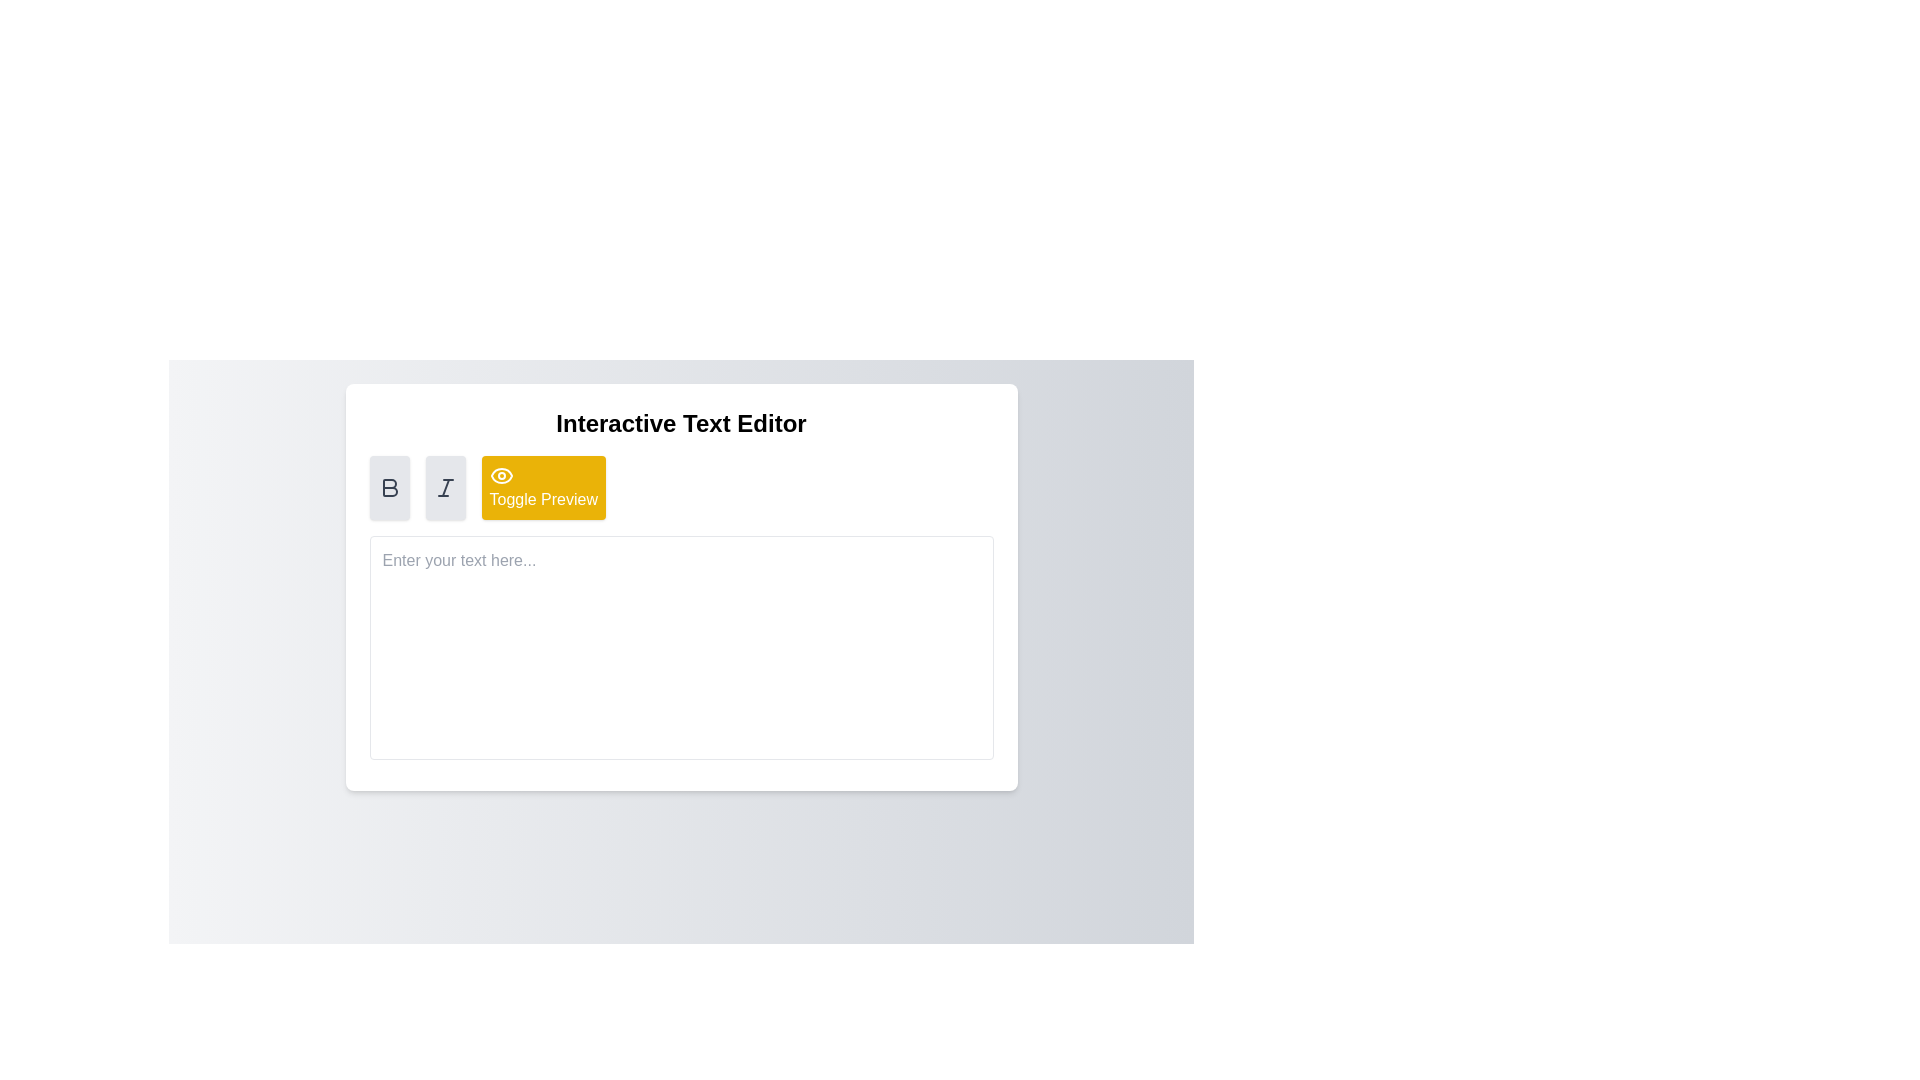 The width and height of the screenshot is (1920, 1080). What do you see at coordinates (501, 475) in the screenshot?
I see `the decorative icon located within the yellow button labeled 'Toggle Preview' for context indication` at bounding box center [501, 475].